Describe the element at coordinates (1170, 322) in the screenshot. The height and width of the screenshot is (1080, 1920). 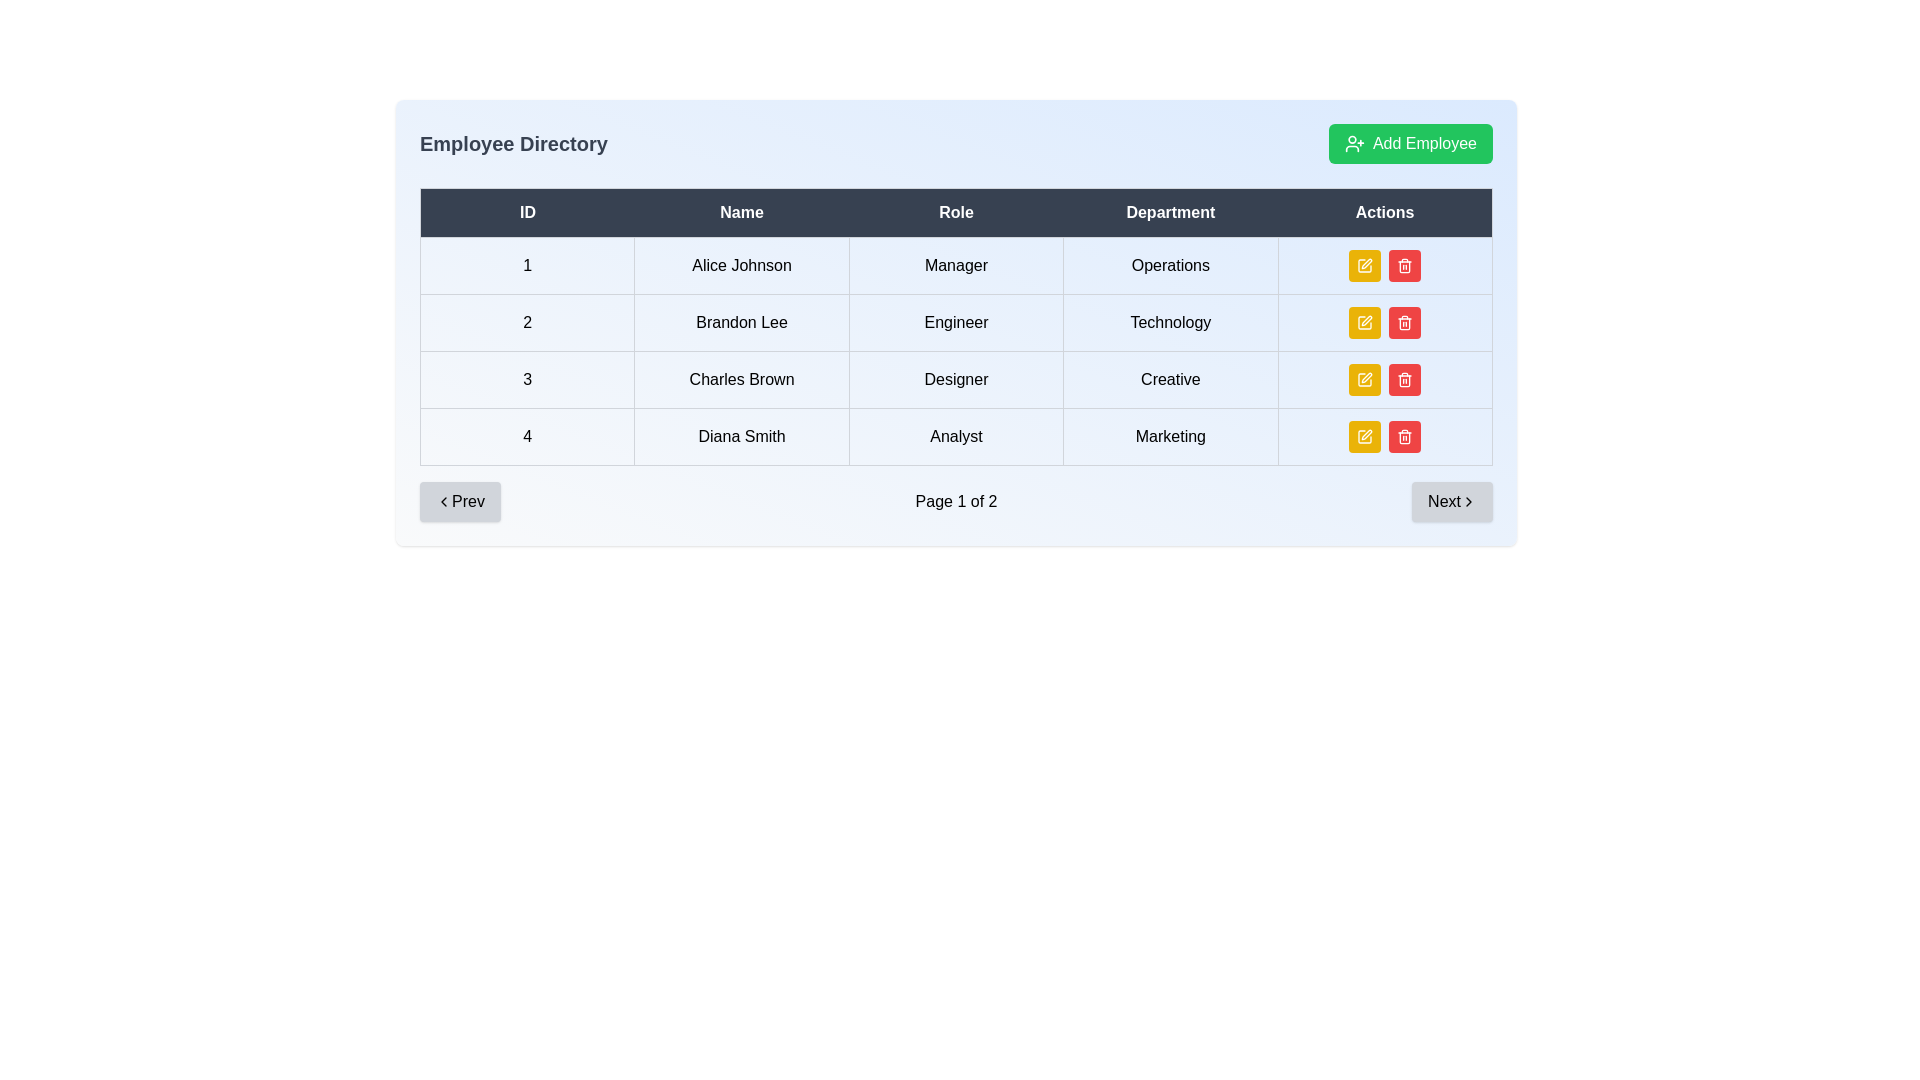
I see `the department label for employee 'Brandon Lee' located in the second row of the Employee Directory table, situated in the Department column` at that location.